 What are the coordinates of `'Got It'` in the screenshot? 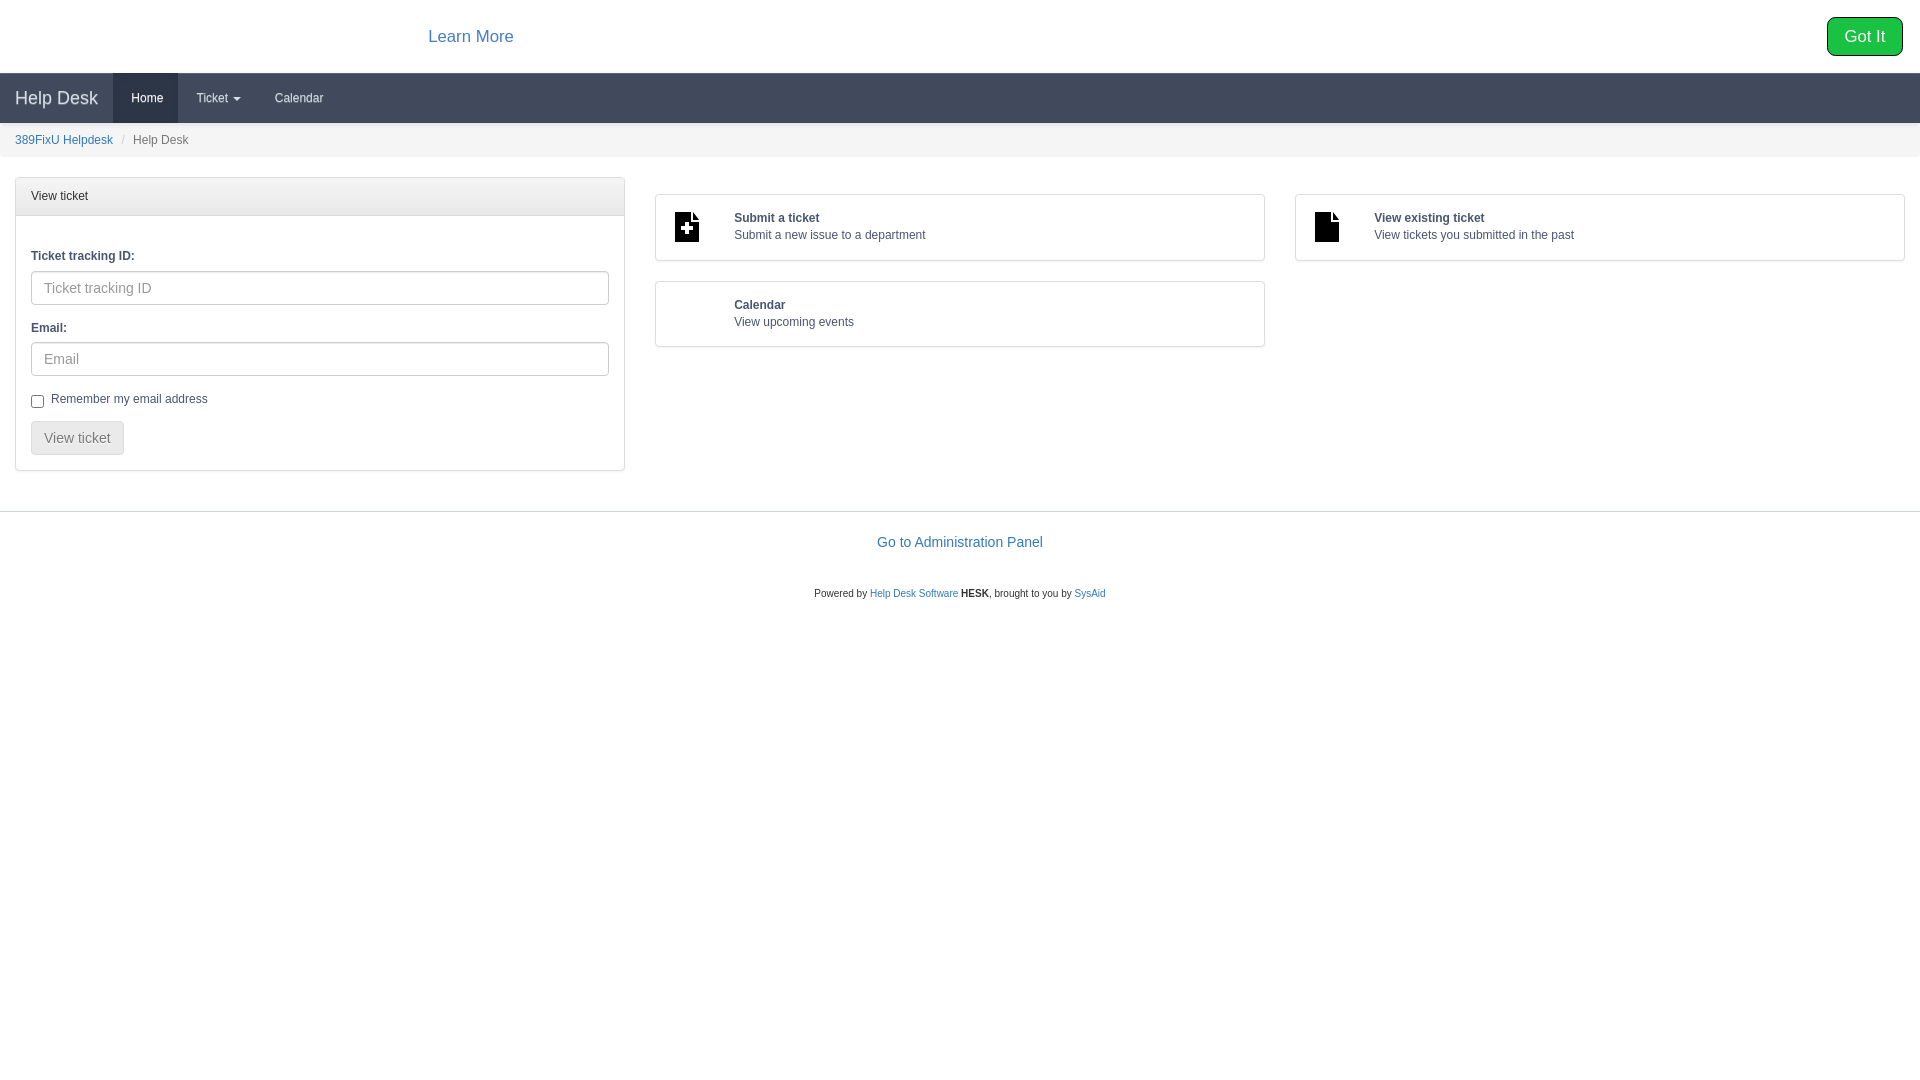 It's located at (1864, 36).